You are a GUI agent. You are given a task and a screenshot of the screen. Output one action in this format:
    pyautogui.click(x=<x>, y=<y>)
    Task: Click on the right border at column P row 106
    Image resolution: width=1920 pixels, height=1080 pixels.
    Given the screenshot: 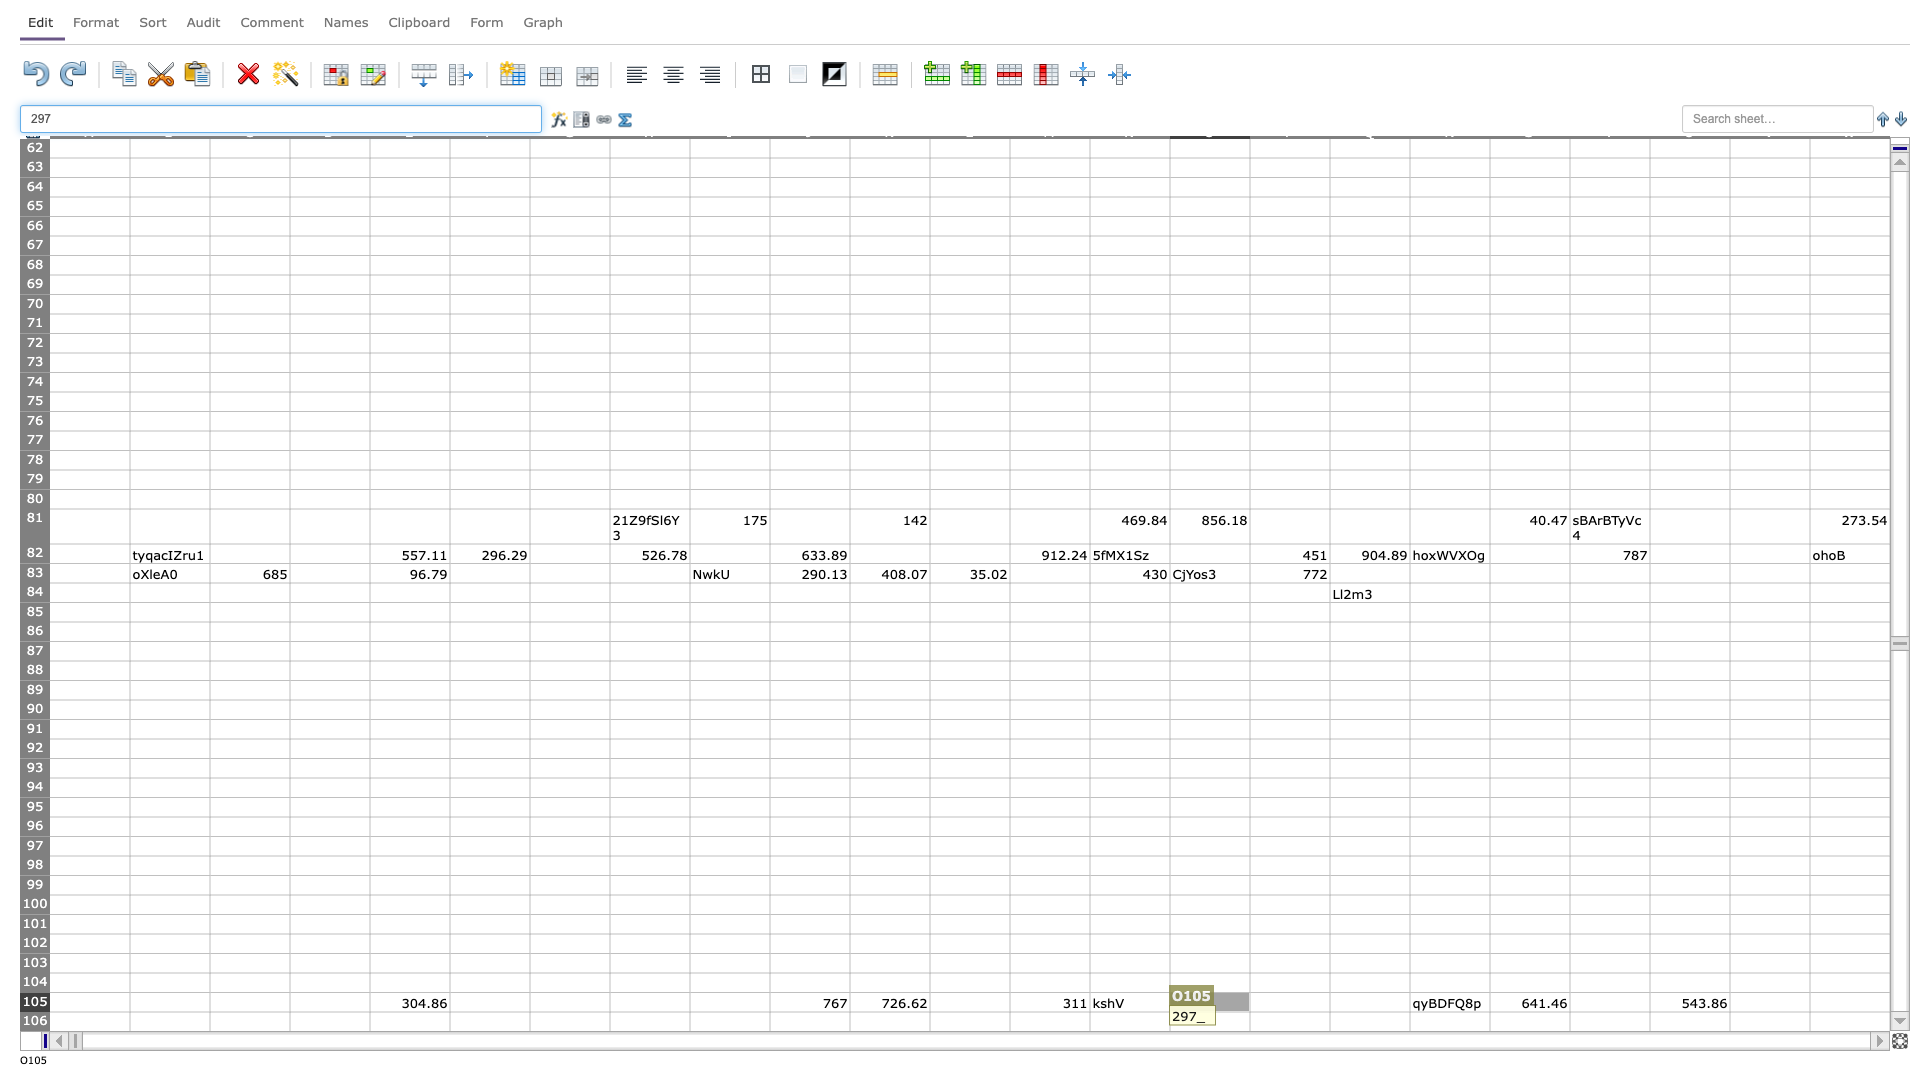 What is the action you would take?
    pyautogui.click(x=1329, y=1021)
    